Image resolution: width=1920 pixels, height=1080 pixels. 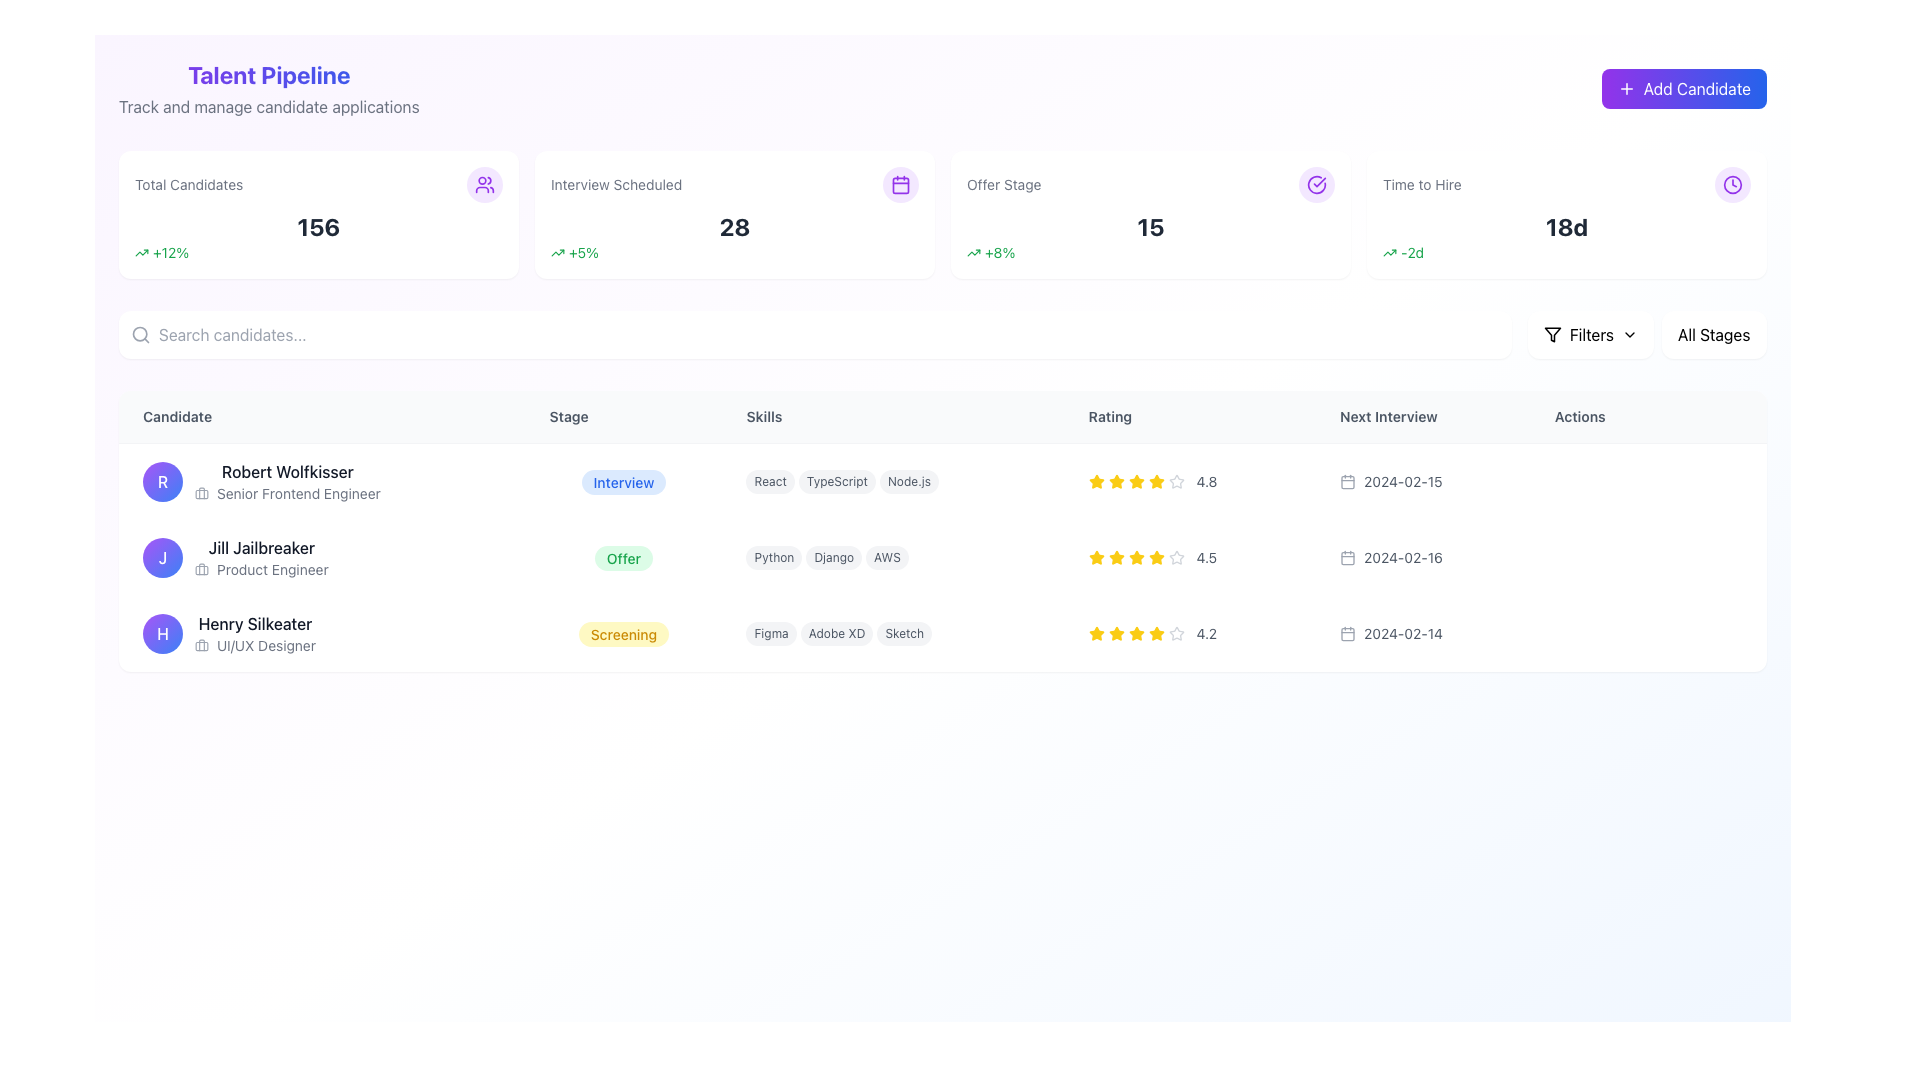 What do you see at coordinates (1626, 87) in the screenshot?
I see `the '+' icon located in the top-right corner of the 'Add Candidate' button to initiate adding a candidate` at bounding box center [1626, 87].